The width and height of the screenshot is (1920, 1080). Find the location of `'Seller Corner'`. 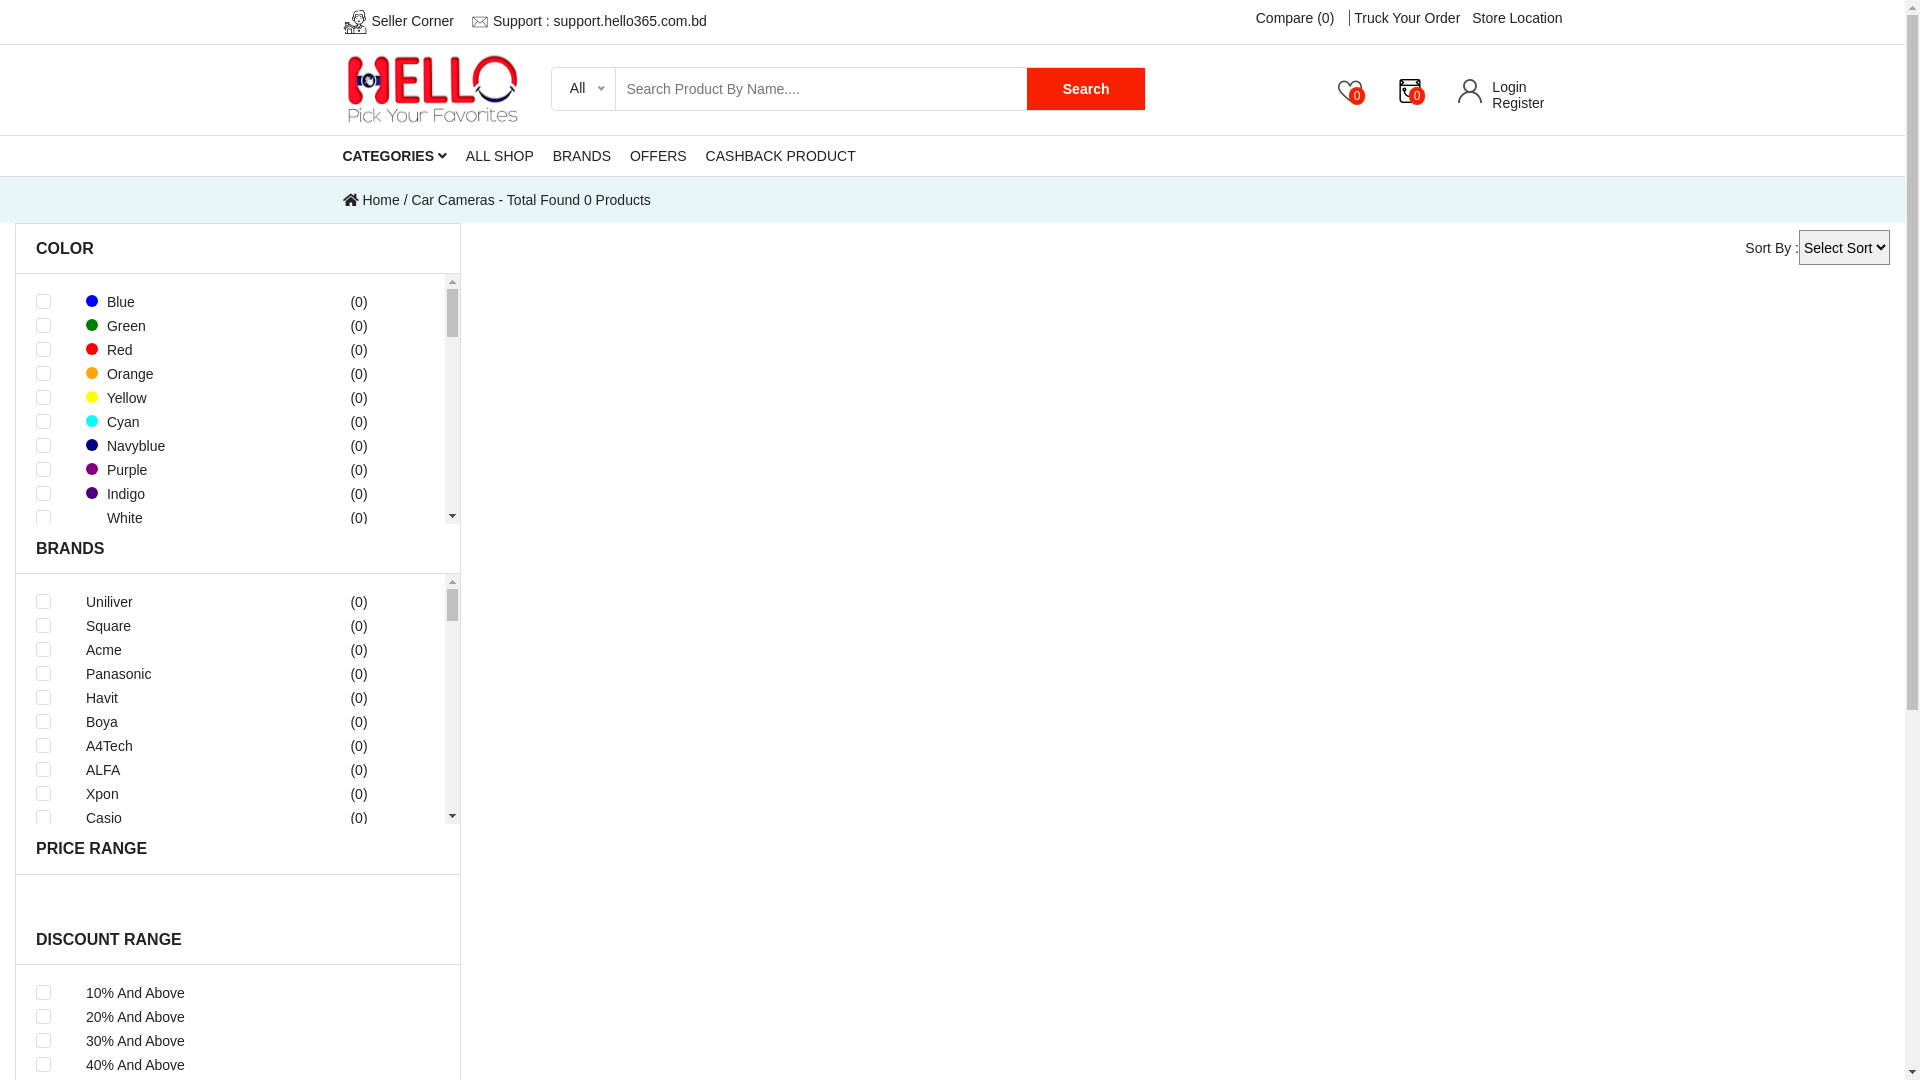

'Seller Corner' is located at coordinates (341, 20).